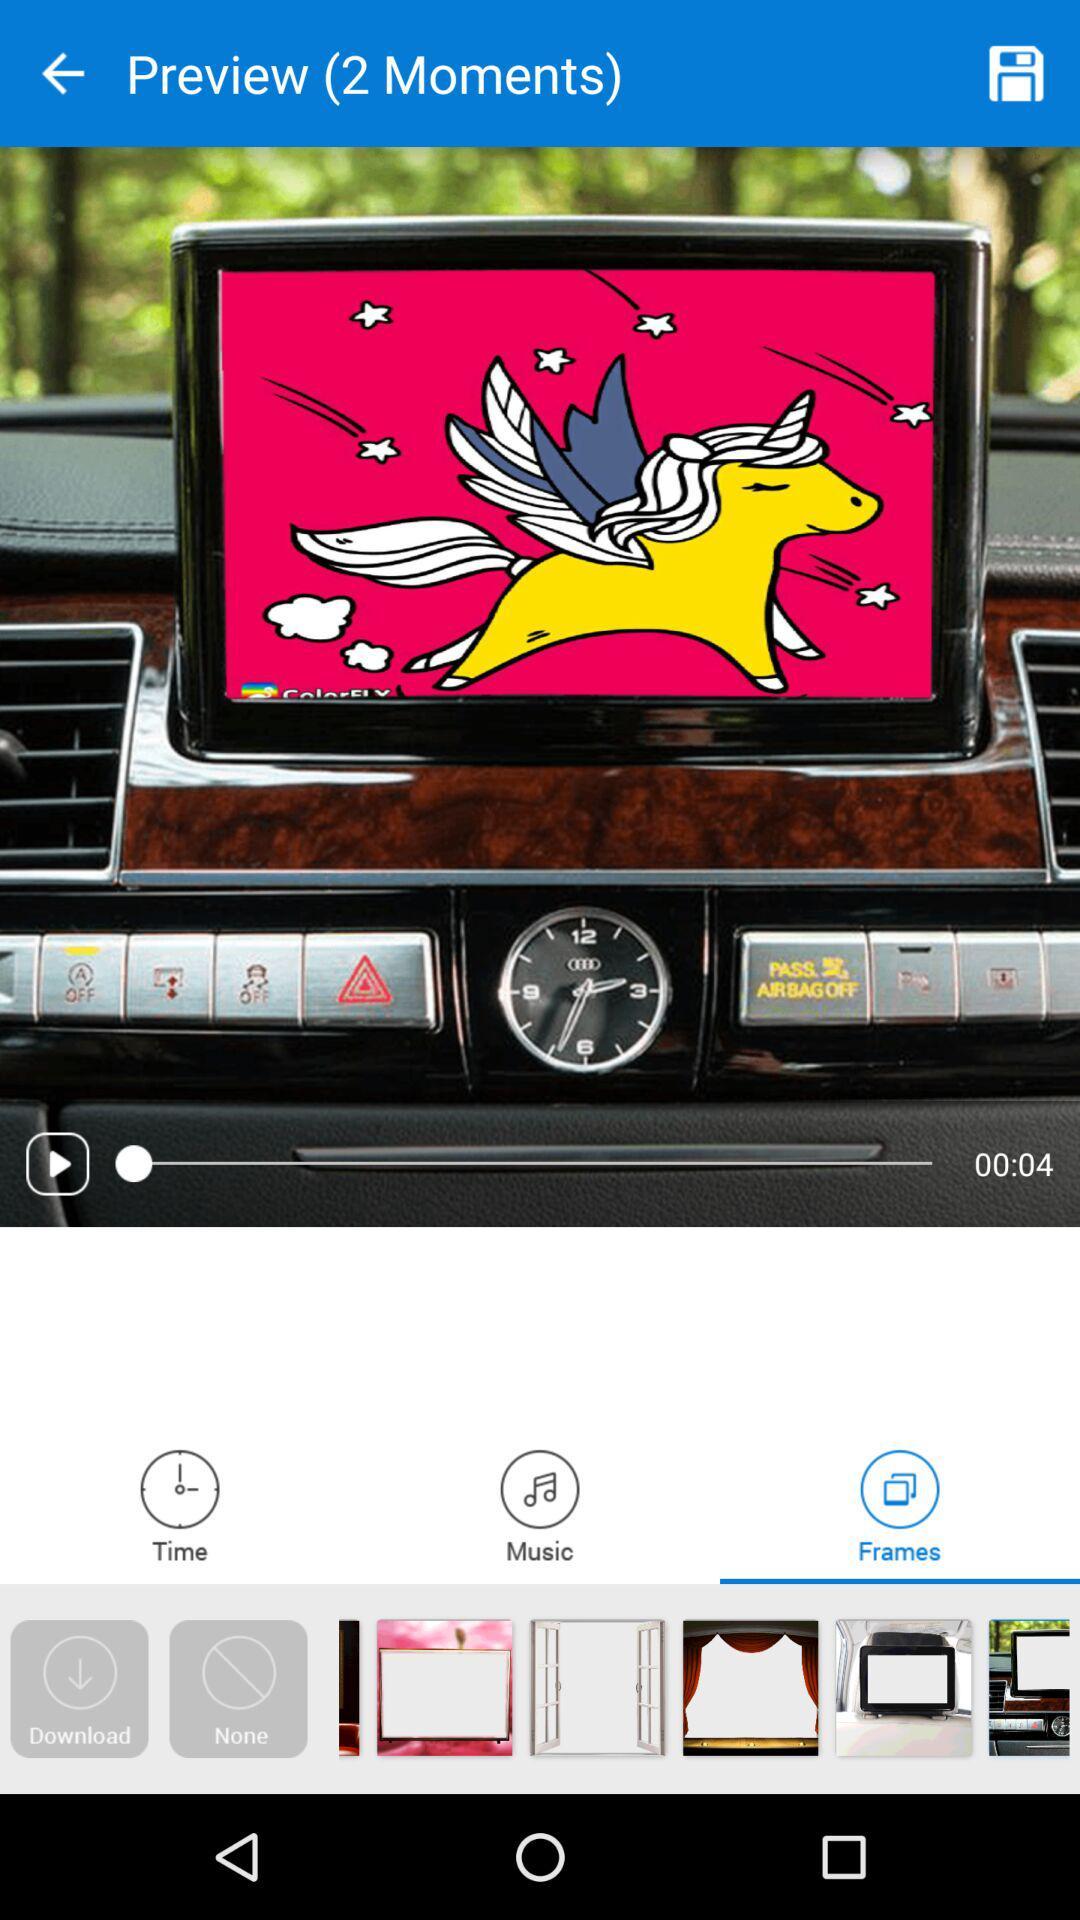 This screenshot has width=1080, height=1920. What do you see at coordinates (898, 1505) in the screenshot?
I see `frames` at bounding box center [898, 1505].